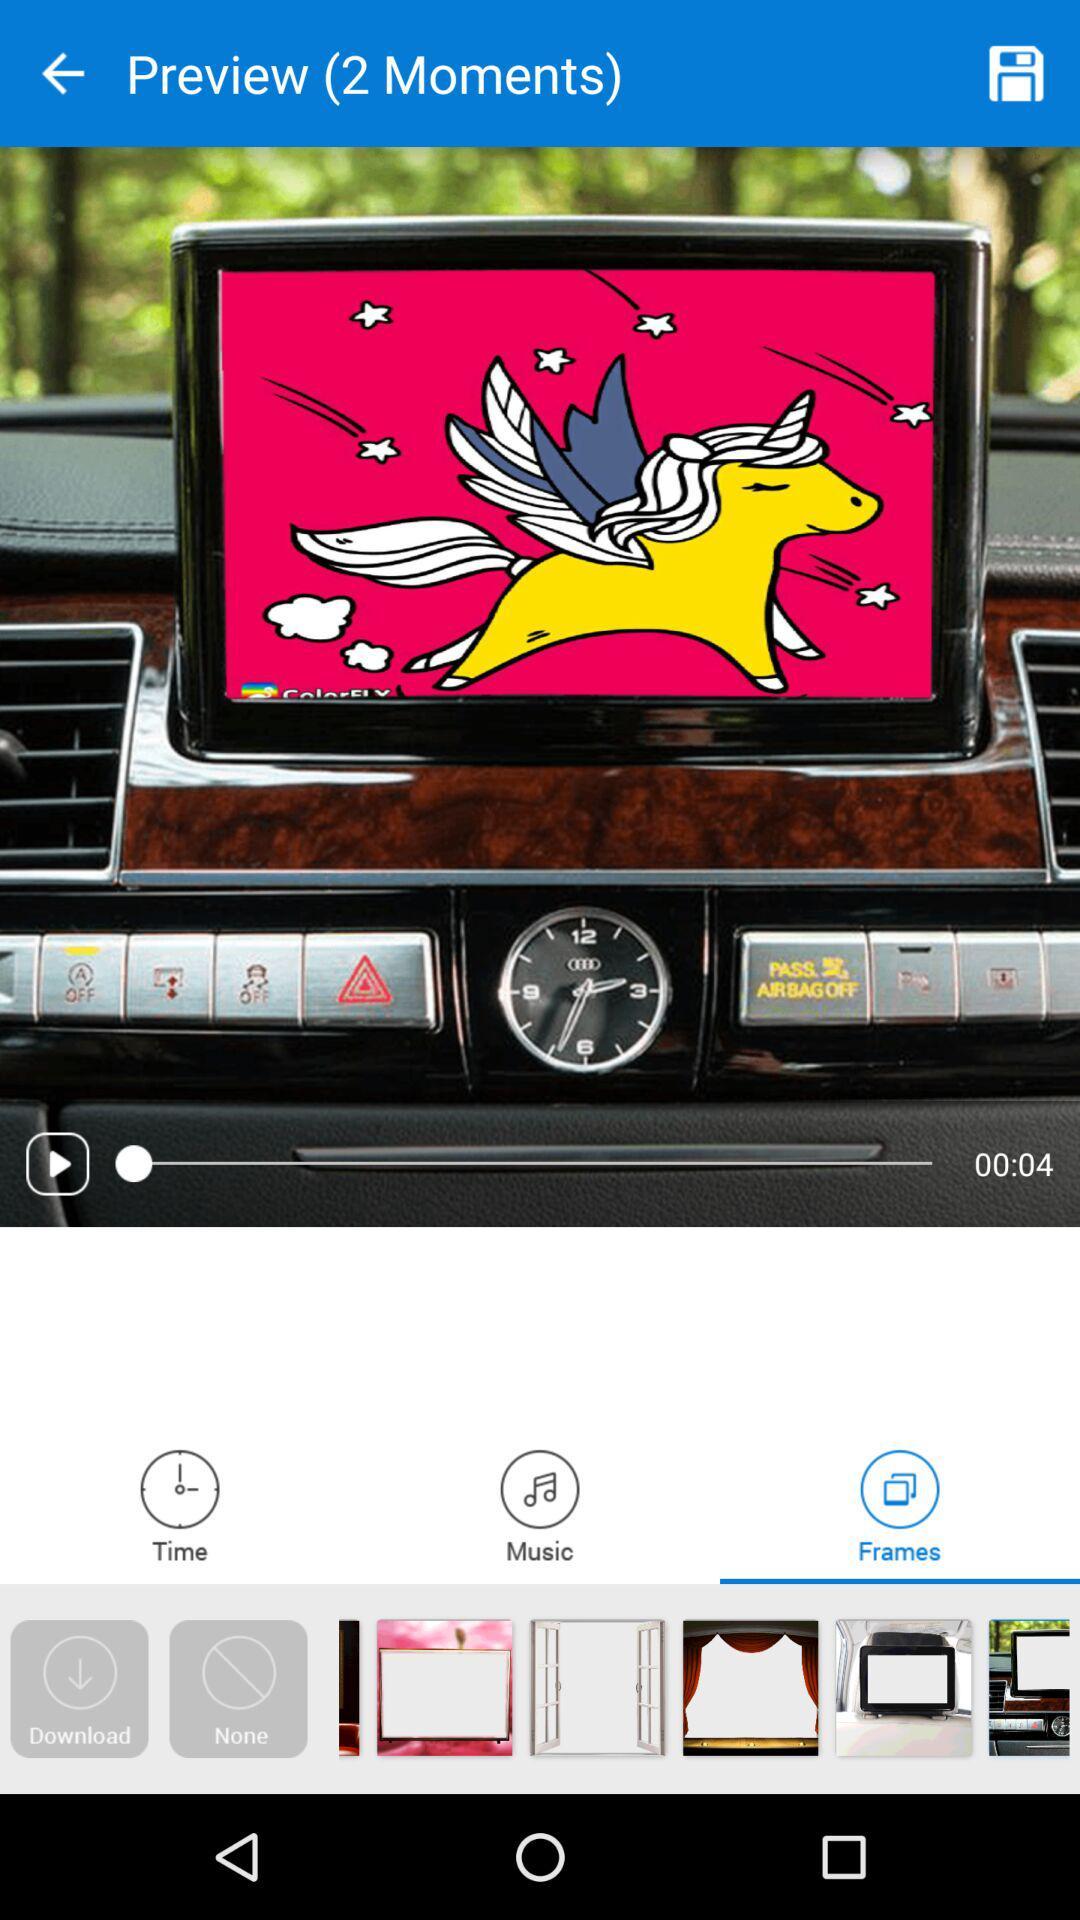 This screenshot has width=1080, height=1920. What do you see at coordinates (898, 1505) in the screenshot?
I see `frames` at bounding box center [898, 1505].